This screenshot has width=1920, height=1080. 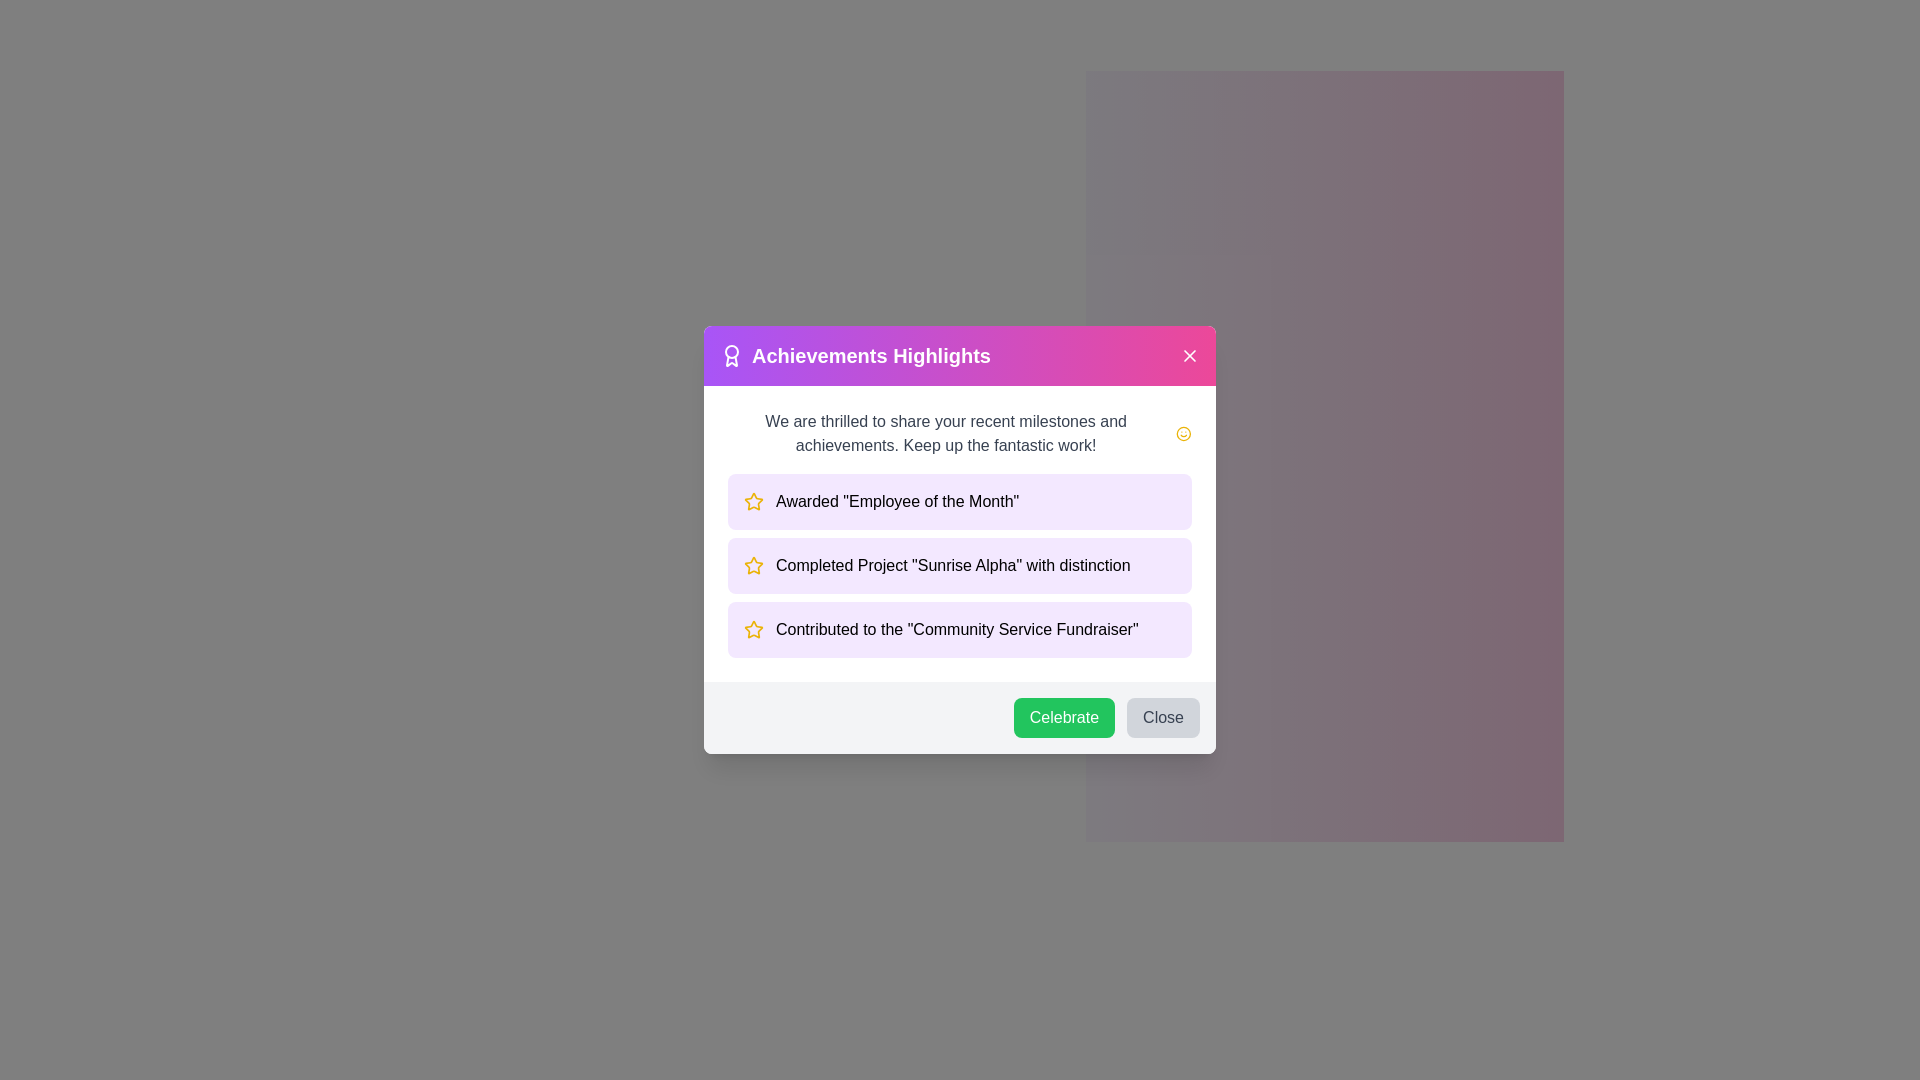 What do you see at coordinates (960, 433) in the screenshot?
I see `the Text Display with Icon that contains the message 'We are thrilled to share your recent milestones and achievements.' and features a yellow smiley face icon on the right side` at bounding box center [960, 433].